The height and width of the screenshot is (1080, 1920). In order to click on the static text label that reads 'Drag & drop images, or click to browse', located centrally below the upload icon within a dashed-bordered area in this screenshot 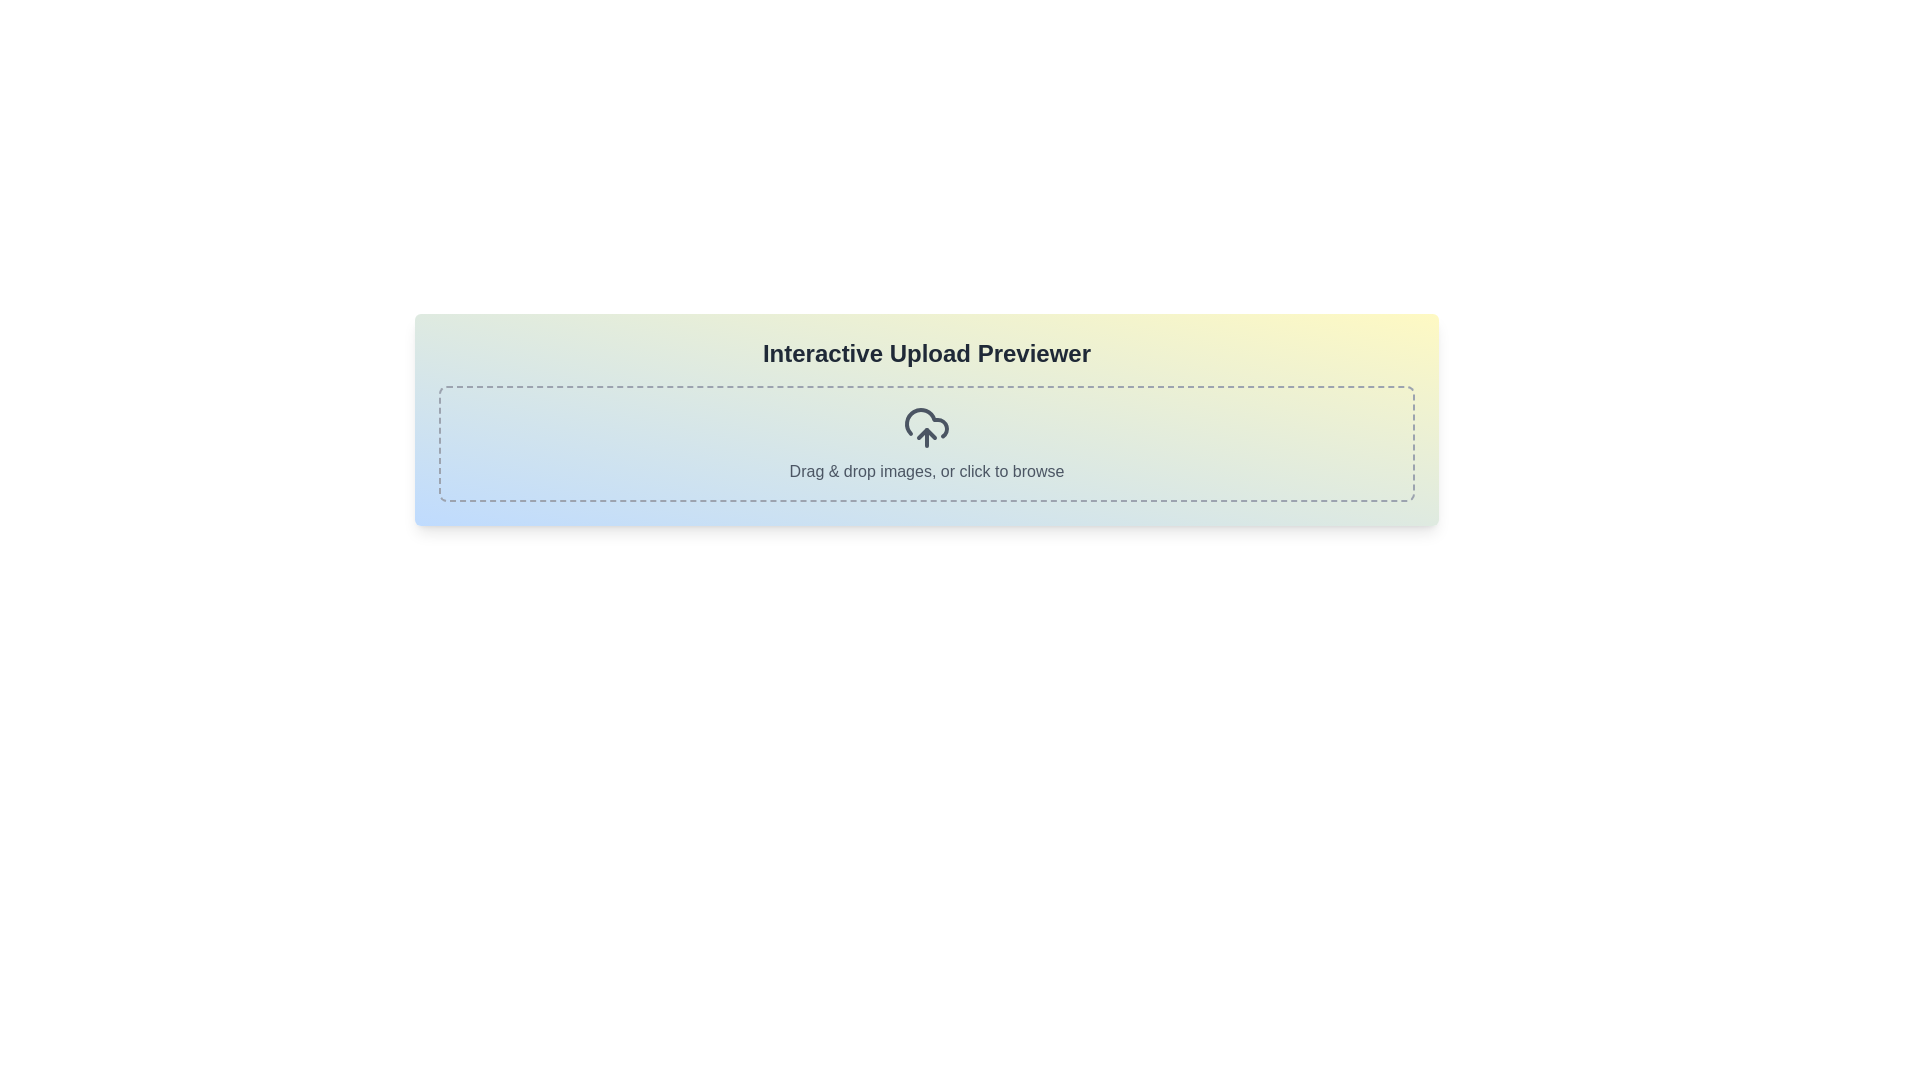, I will do `click(925, 471)`.